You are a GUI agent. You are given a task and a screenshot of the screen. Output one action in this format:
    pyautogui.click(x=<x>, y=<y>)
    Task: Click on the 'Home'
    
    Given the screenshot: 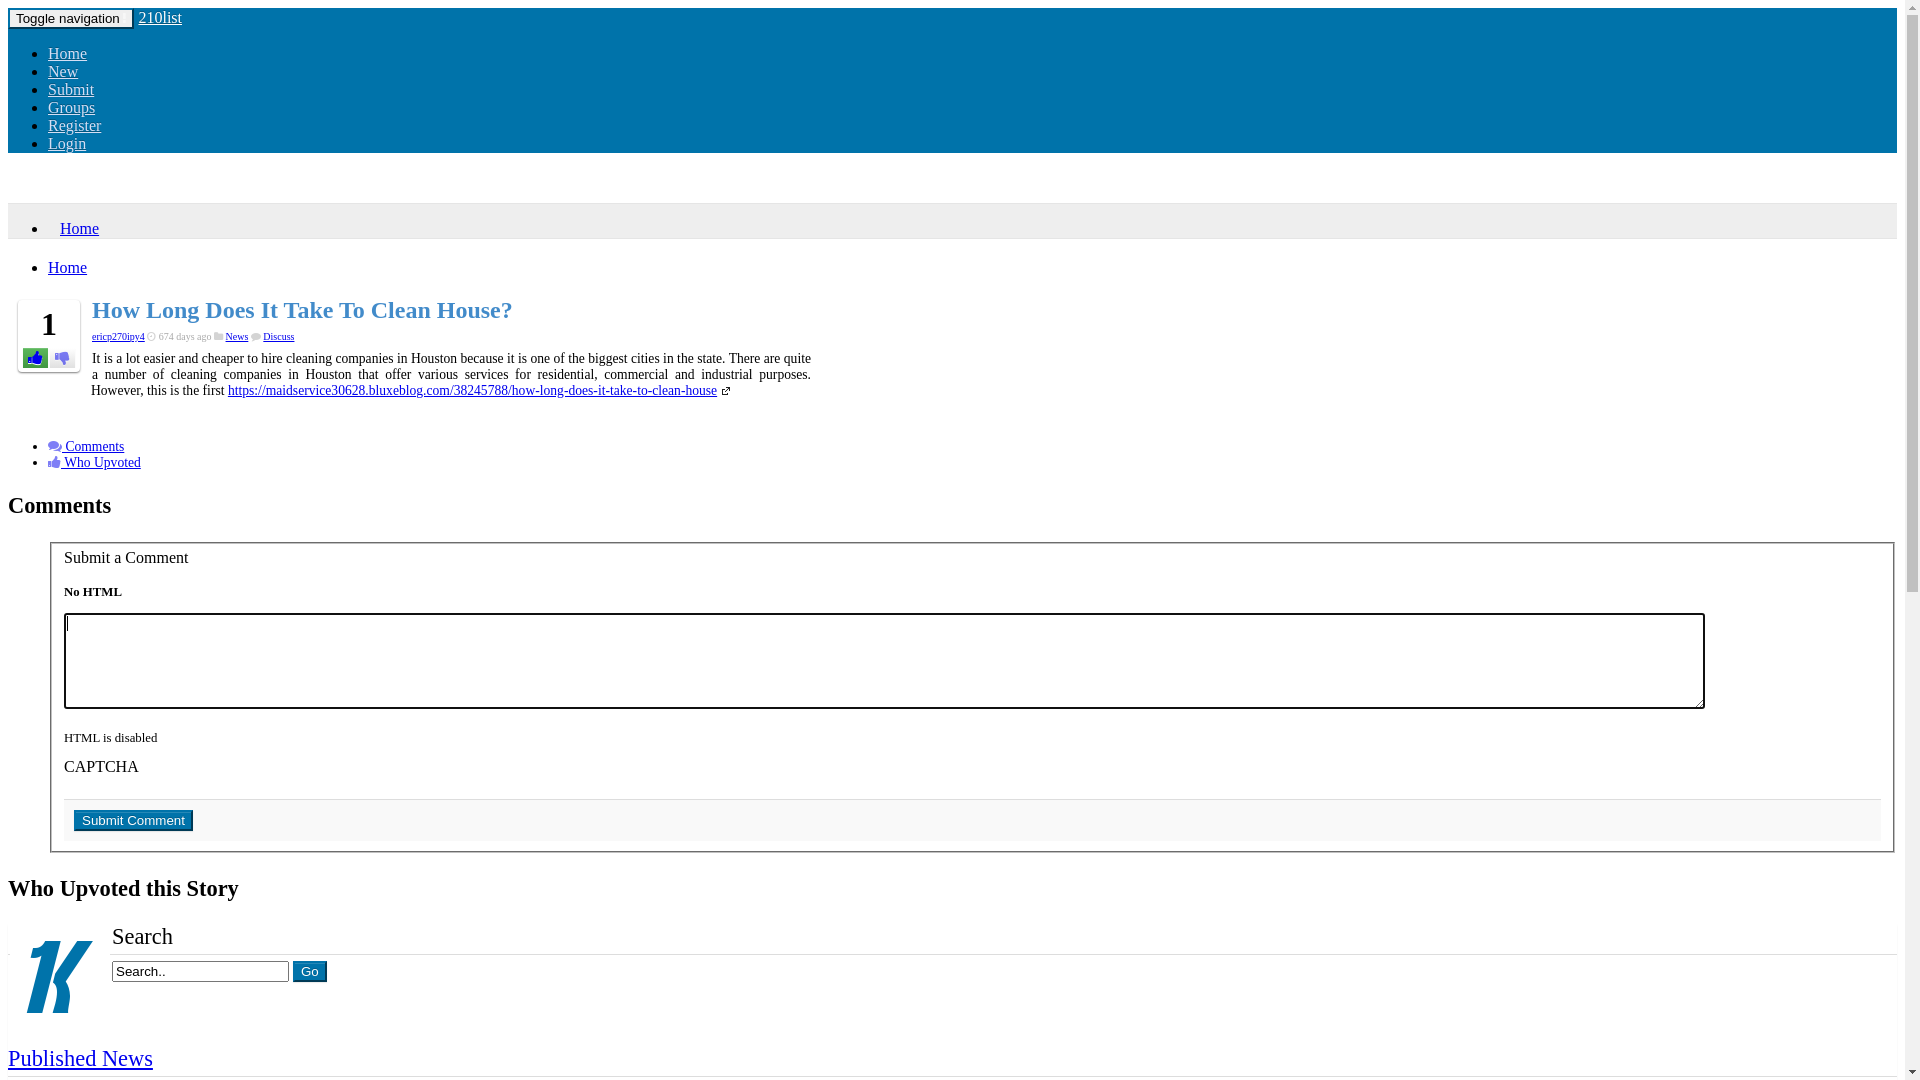 What is the action you would take?
    pyautogui.click(x=73, y=227)
    